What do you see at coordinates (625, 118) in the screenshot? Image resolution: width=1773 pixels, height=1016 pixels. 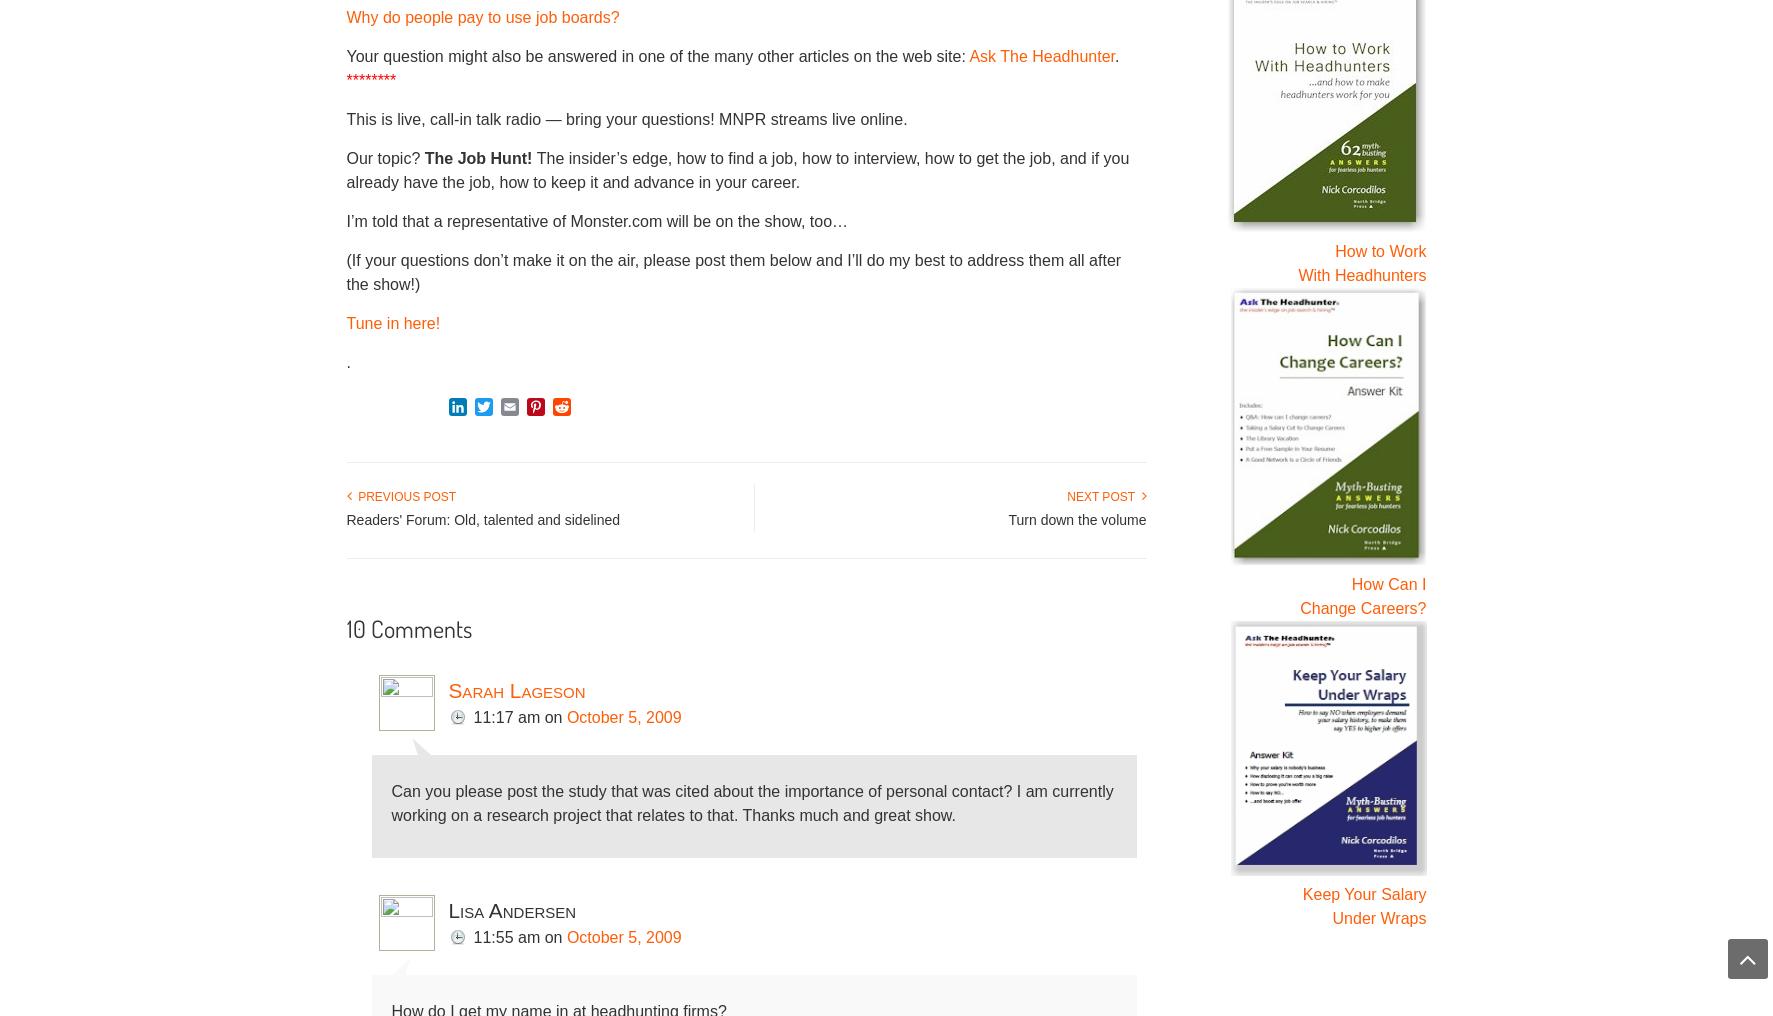 I see `'This is live, call-in talk radio — bring your questions! MNPR streams live online.'` at bounding box center [625, 118].